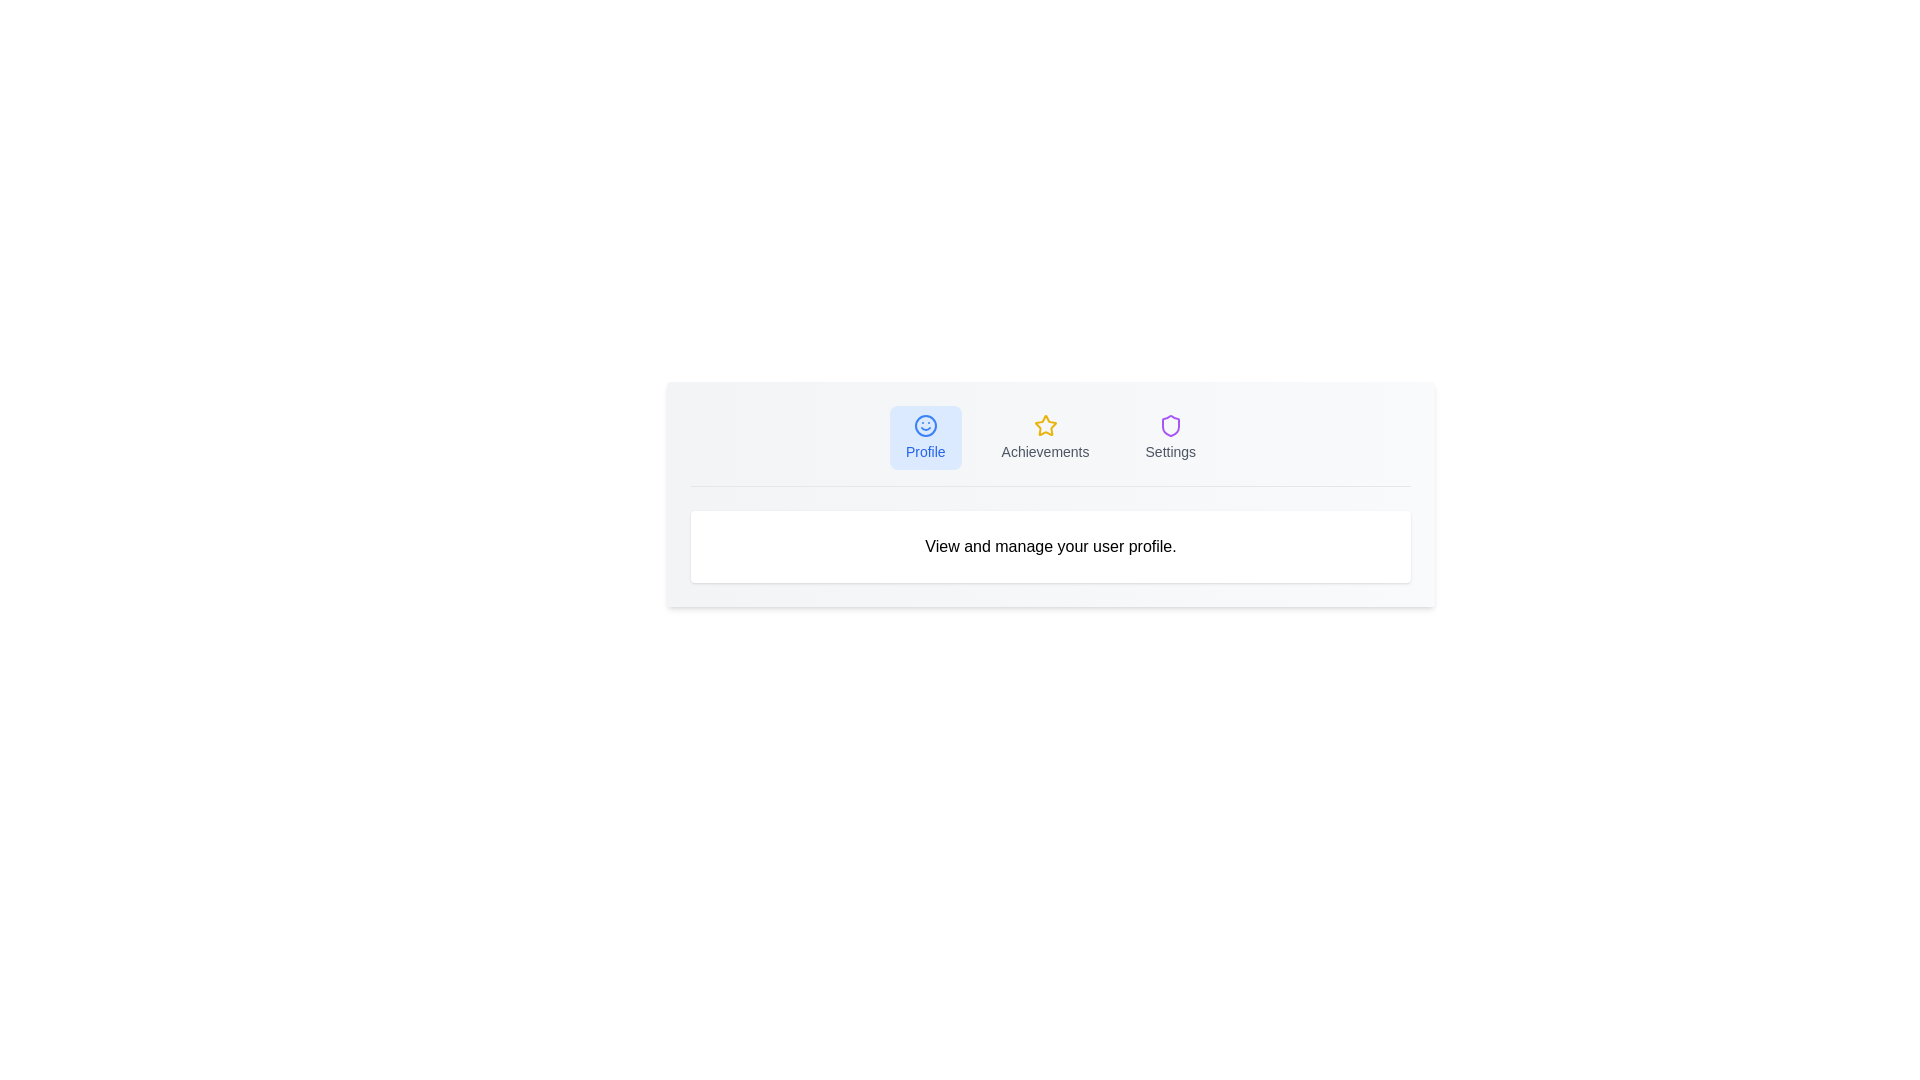  What do you see at coordinates (1044, 437) in the screenshot?
I see `the Achievements tab to trigger its hover effect` at bounding box center [1044, 437].